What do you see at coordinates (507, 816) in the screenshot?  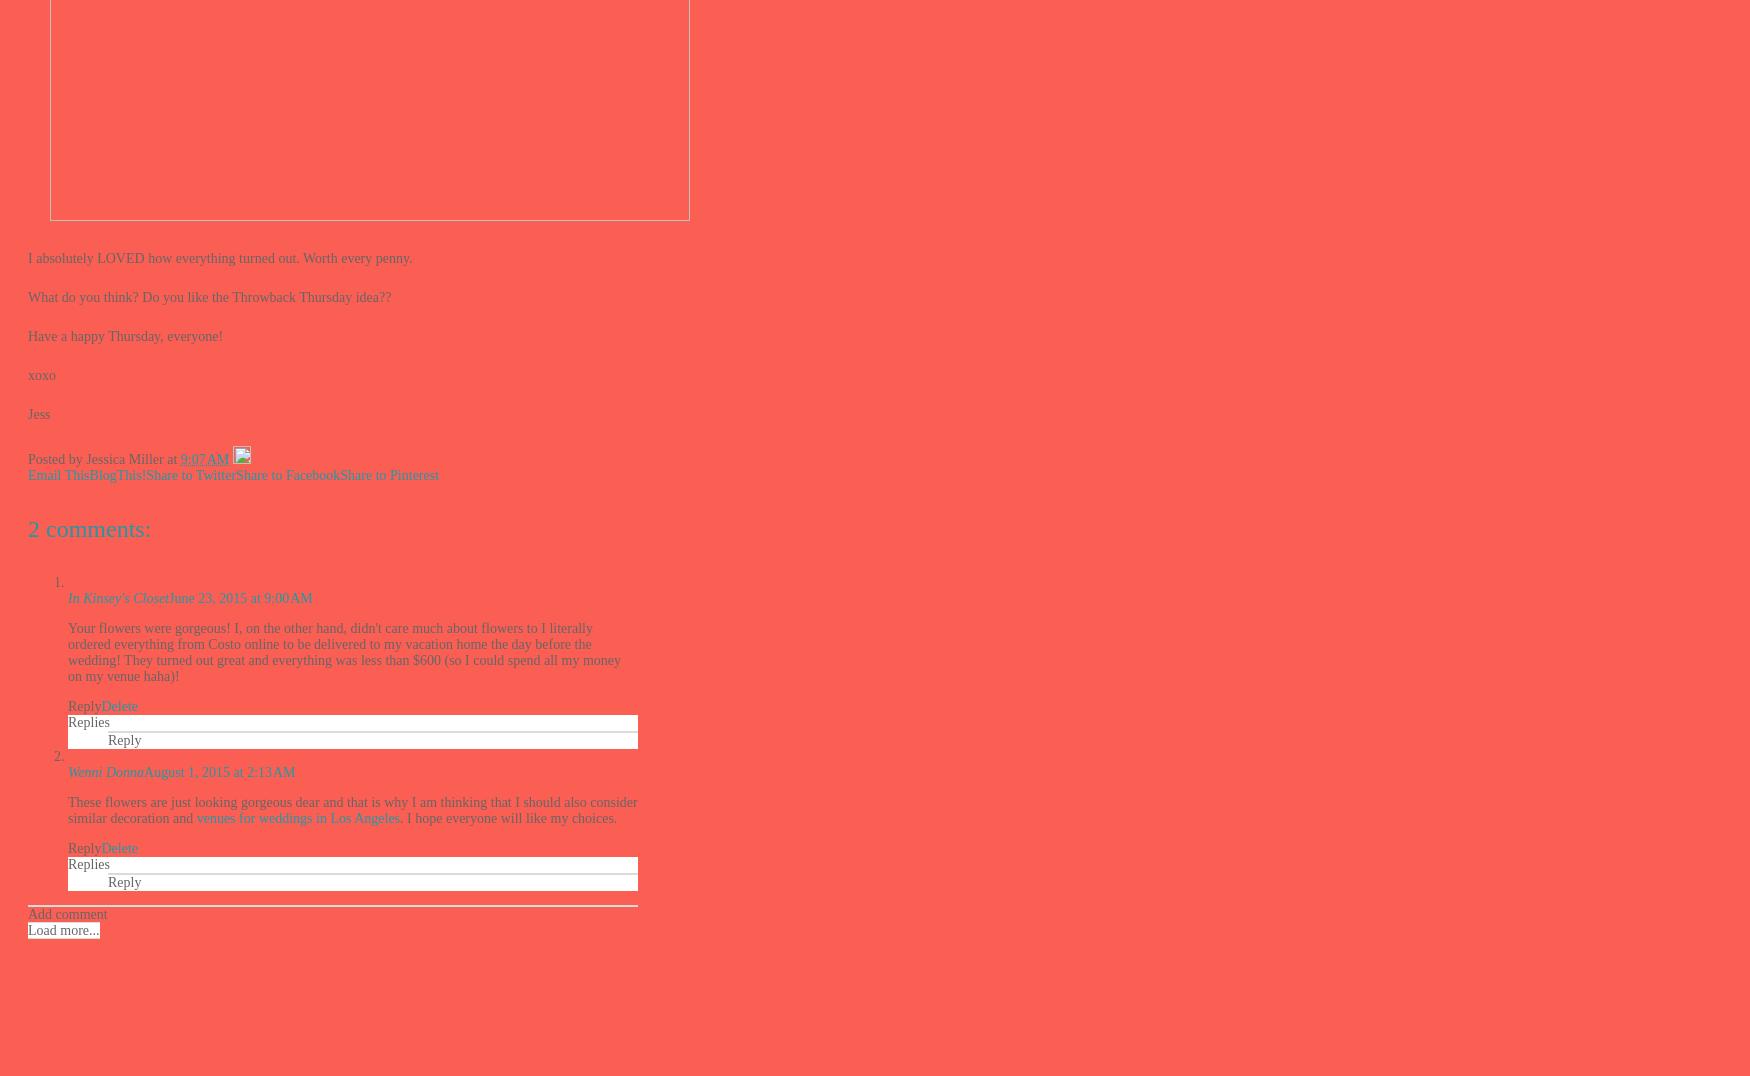 I see `'. I hope everyone will like my choices.'` at bounding box center [507, 816].